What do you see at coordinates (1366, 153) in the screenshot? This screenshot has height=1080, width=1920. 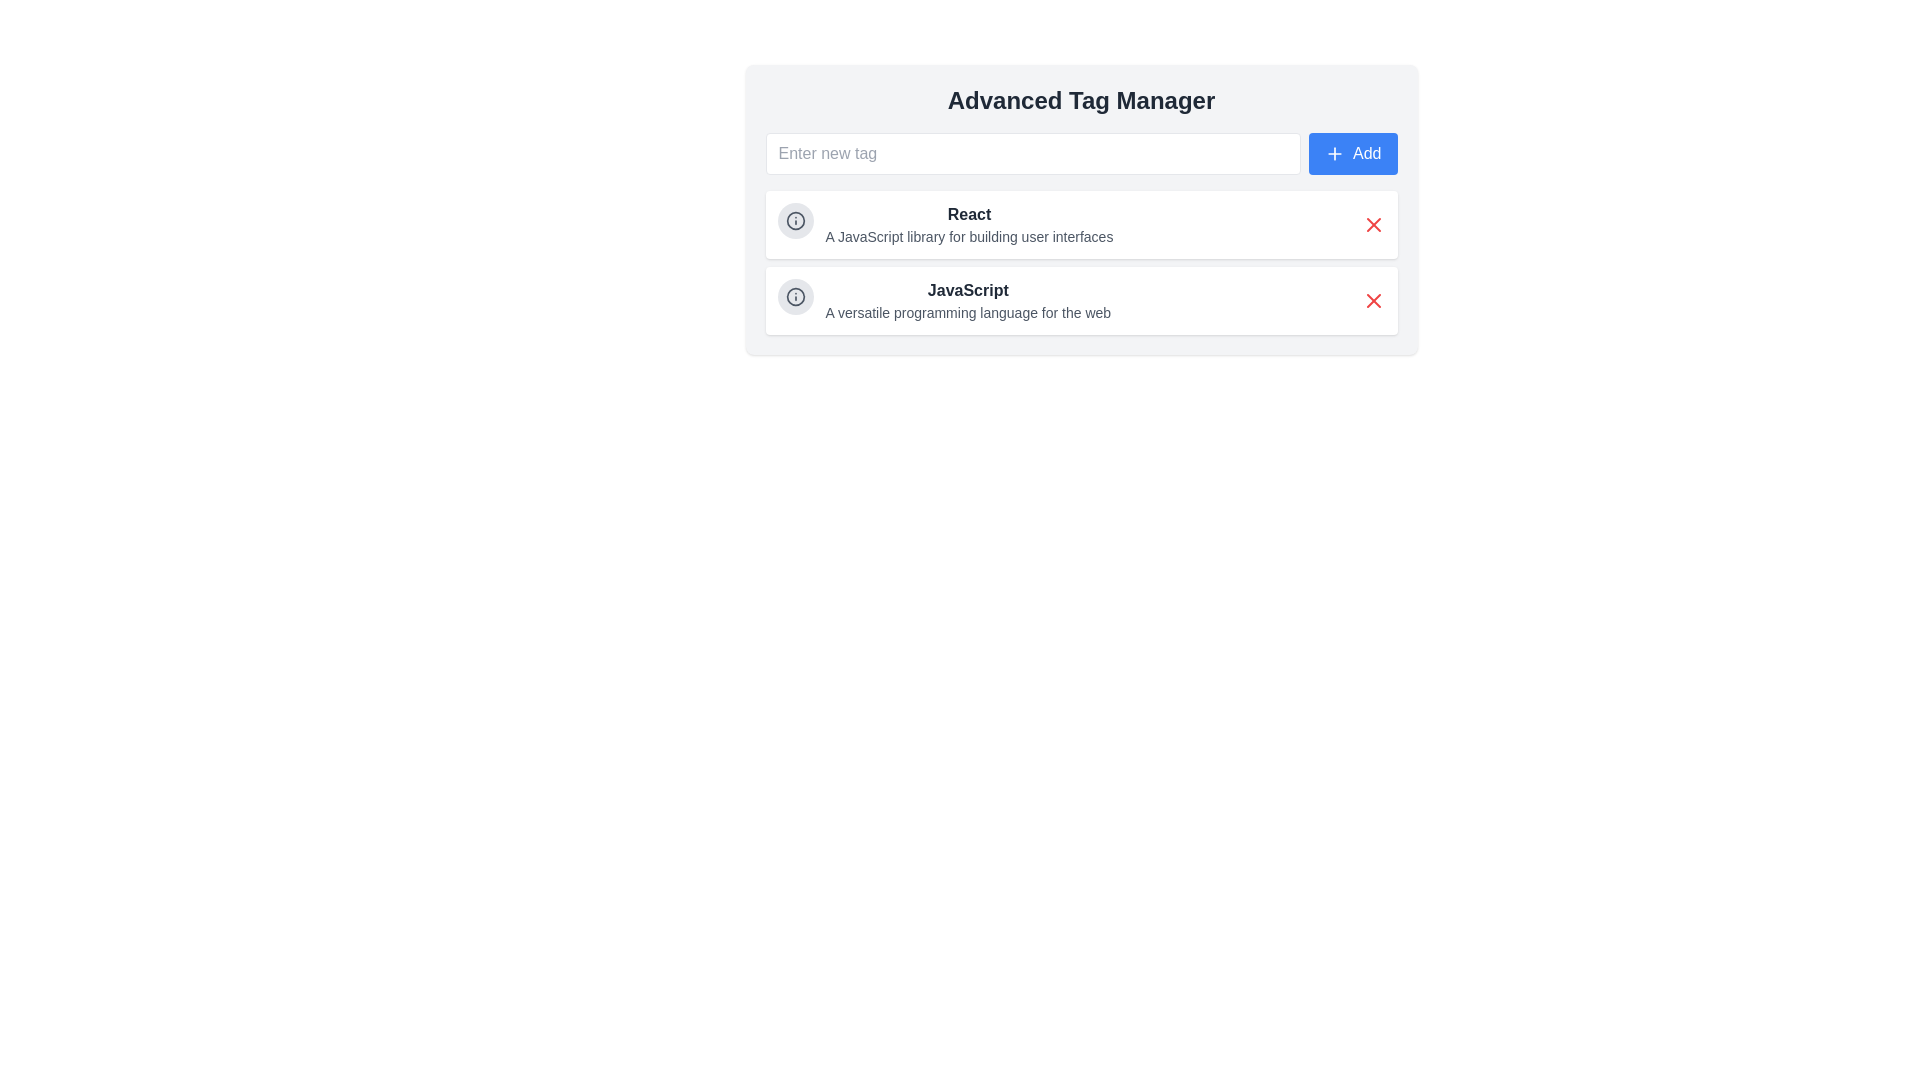 I see `the 'Add' text label located in the top-right corner of the application interface, which indicates the button's purpose of adding new entries` at bounding box center [1366, 153].